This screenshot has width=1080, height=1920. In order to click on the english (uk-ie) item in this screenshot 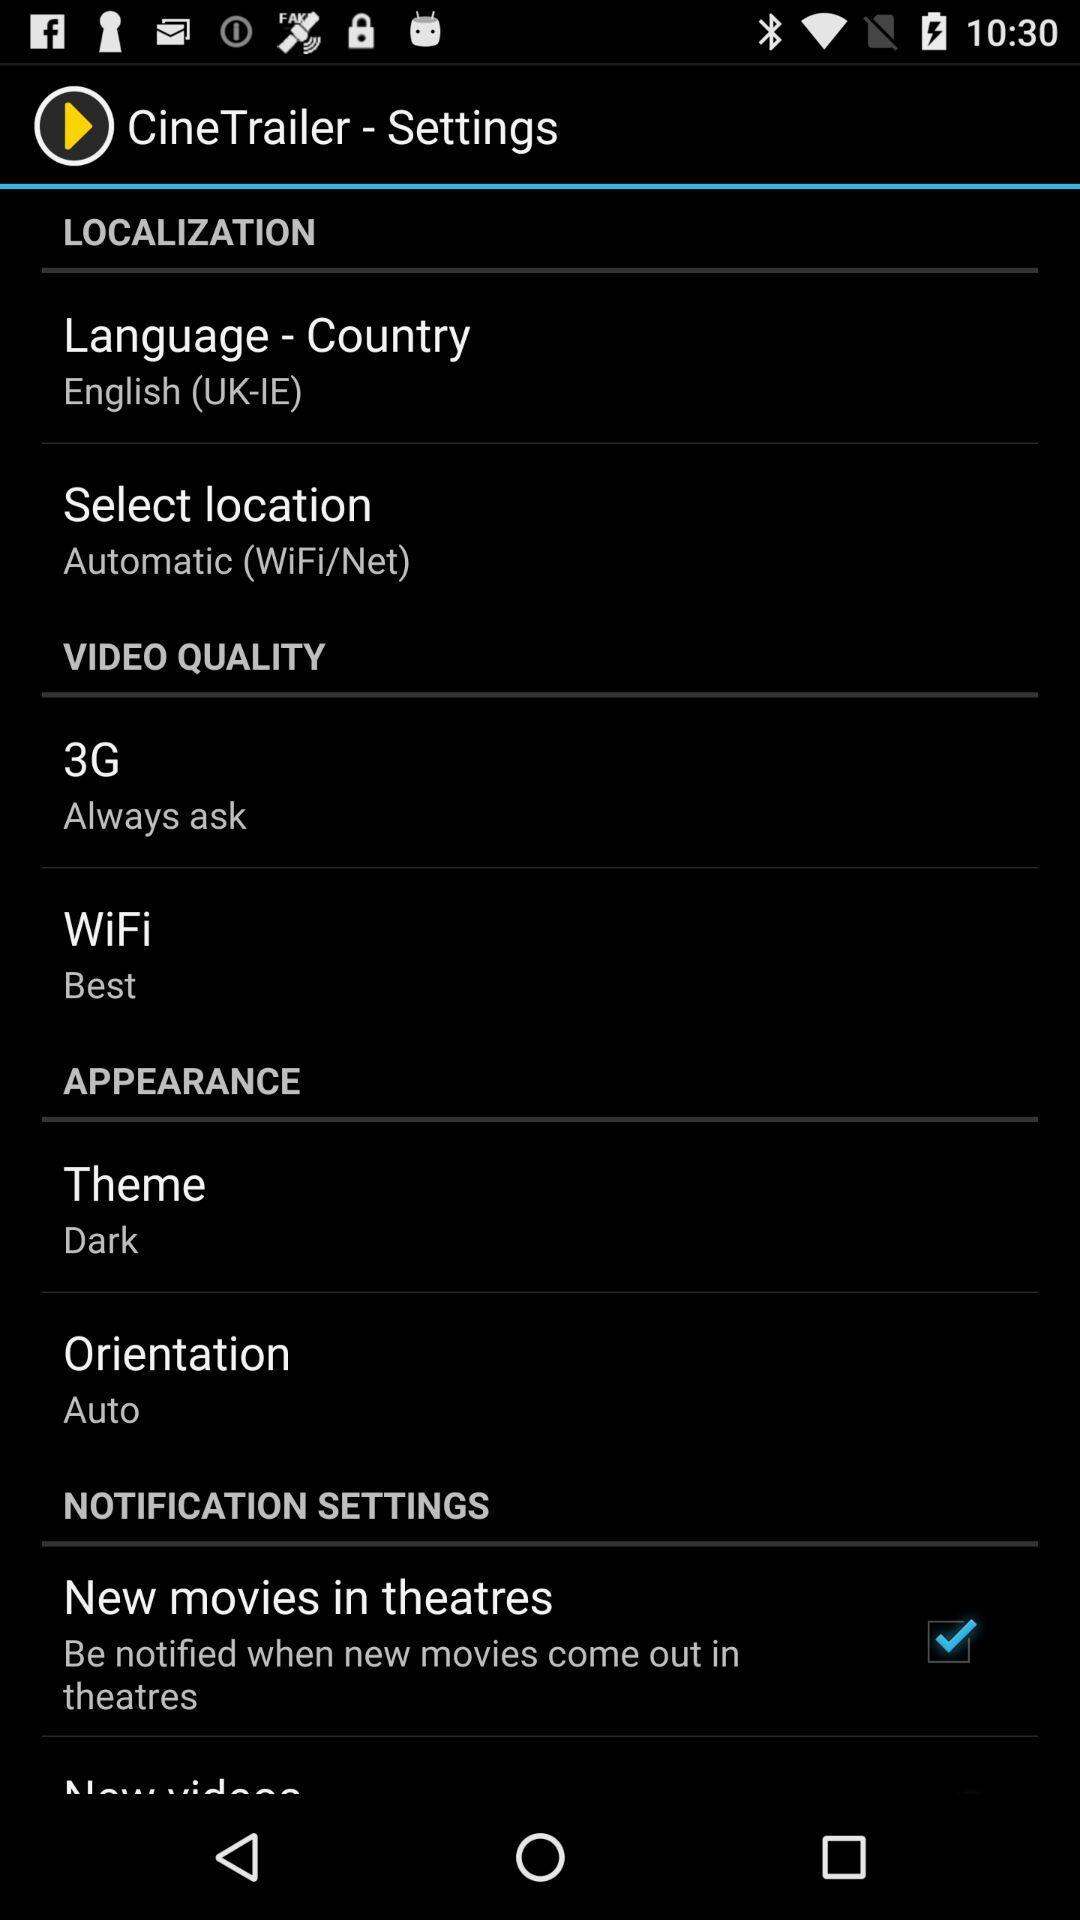, I will do `click(182, 389)`.